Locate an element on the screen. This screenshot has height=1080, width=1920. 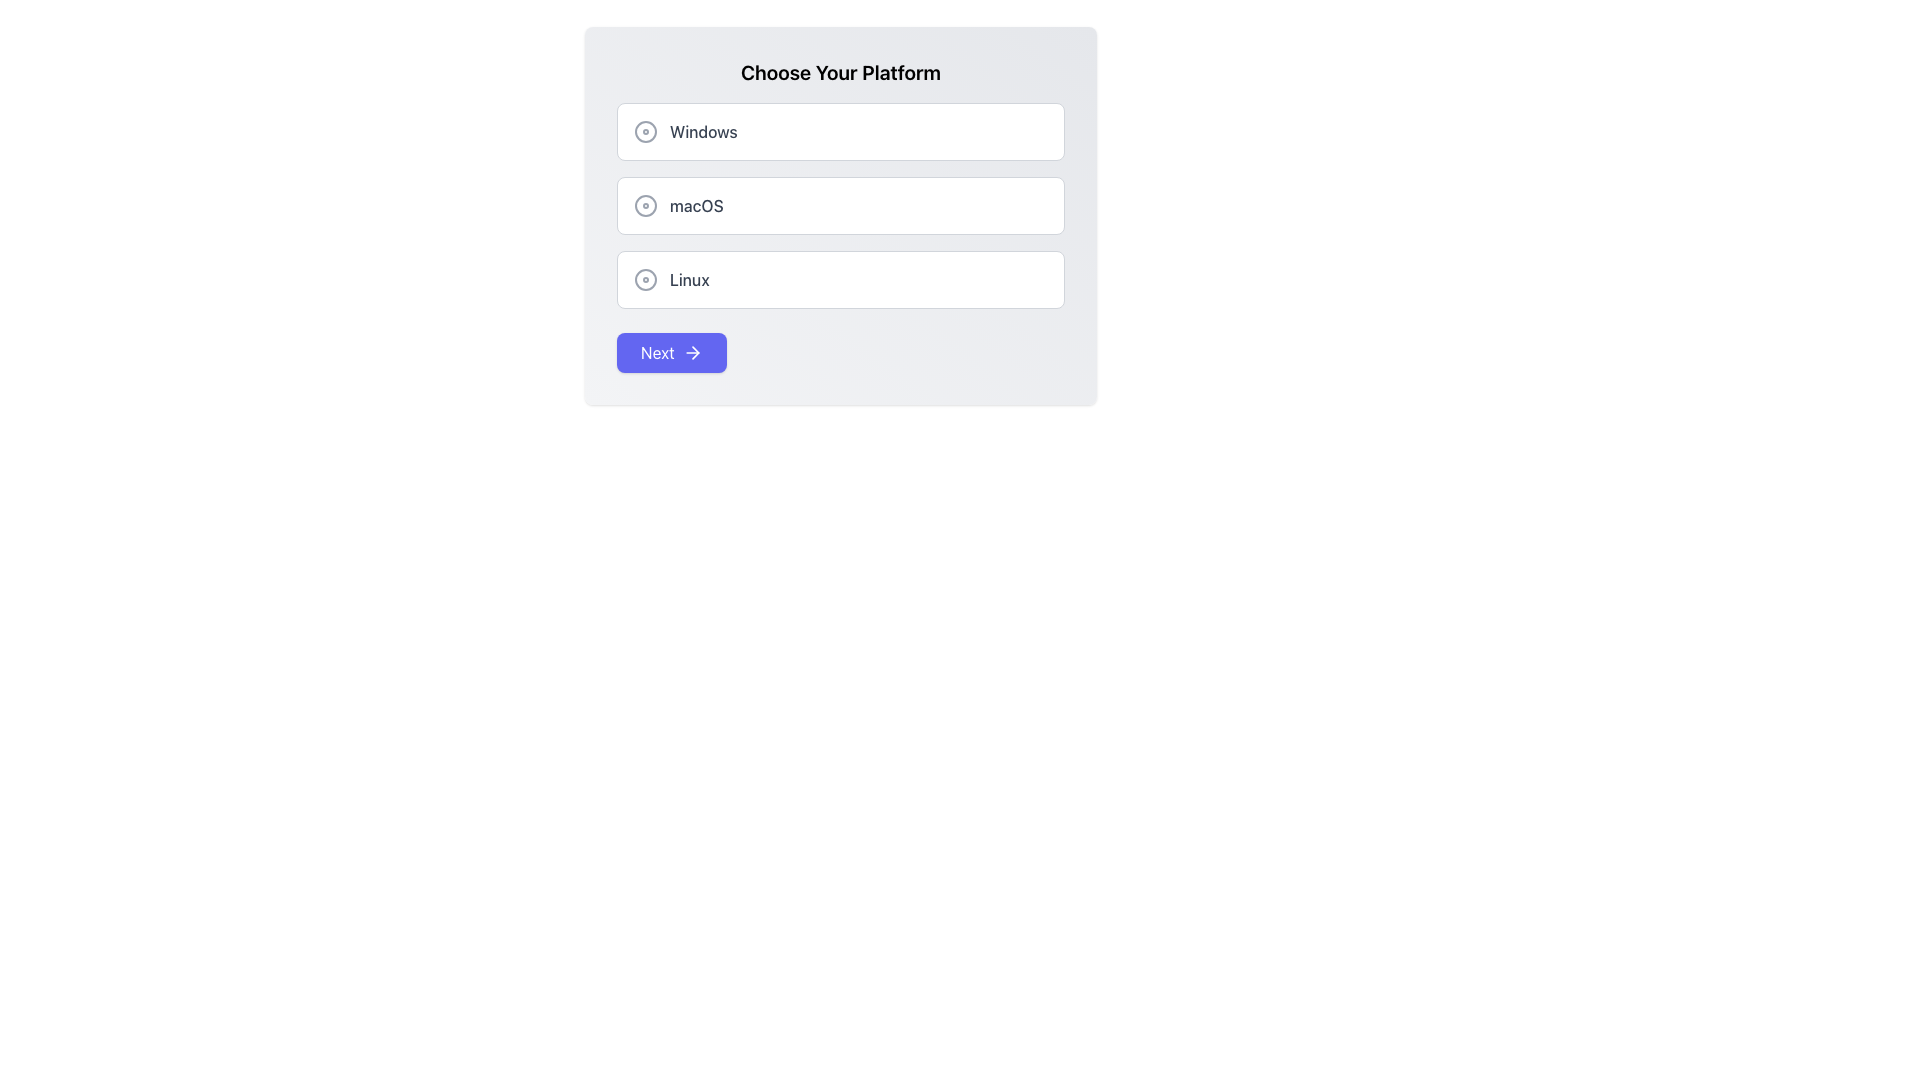
the 'macOS' selectable option button located in the main interactive card, which is the second option in a vertically stacked group is located at coordinates (840, 216).